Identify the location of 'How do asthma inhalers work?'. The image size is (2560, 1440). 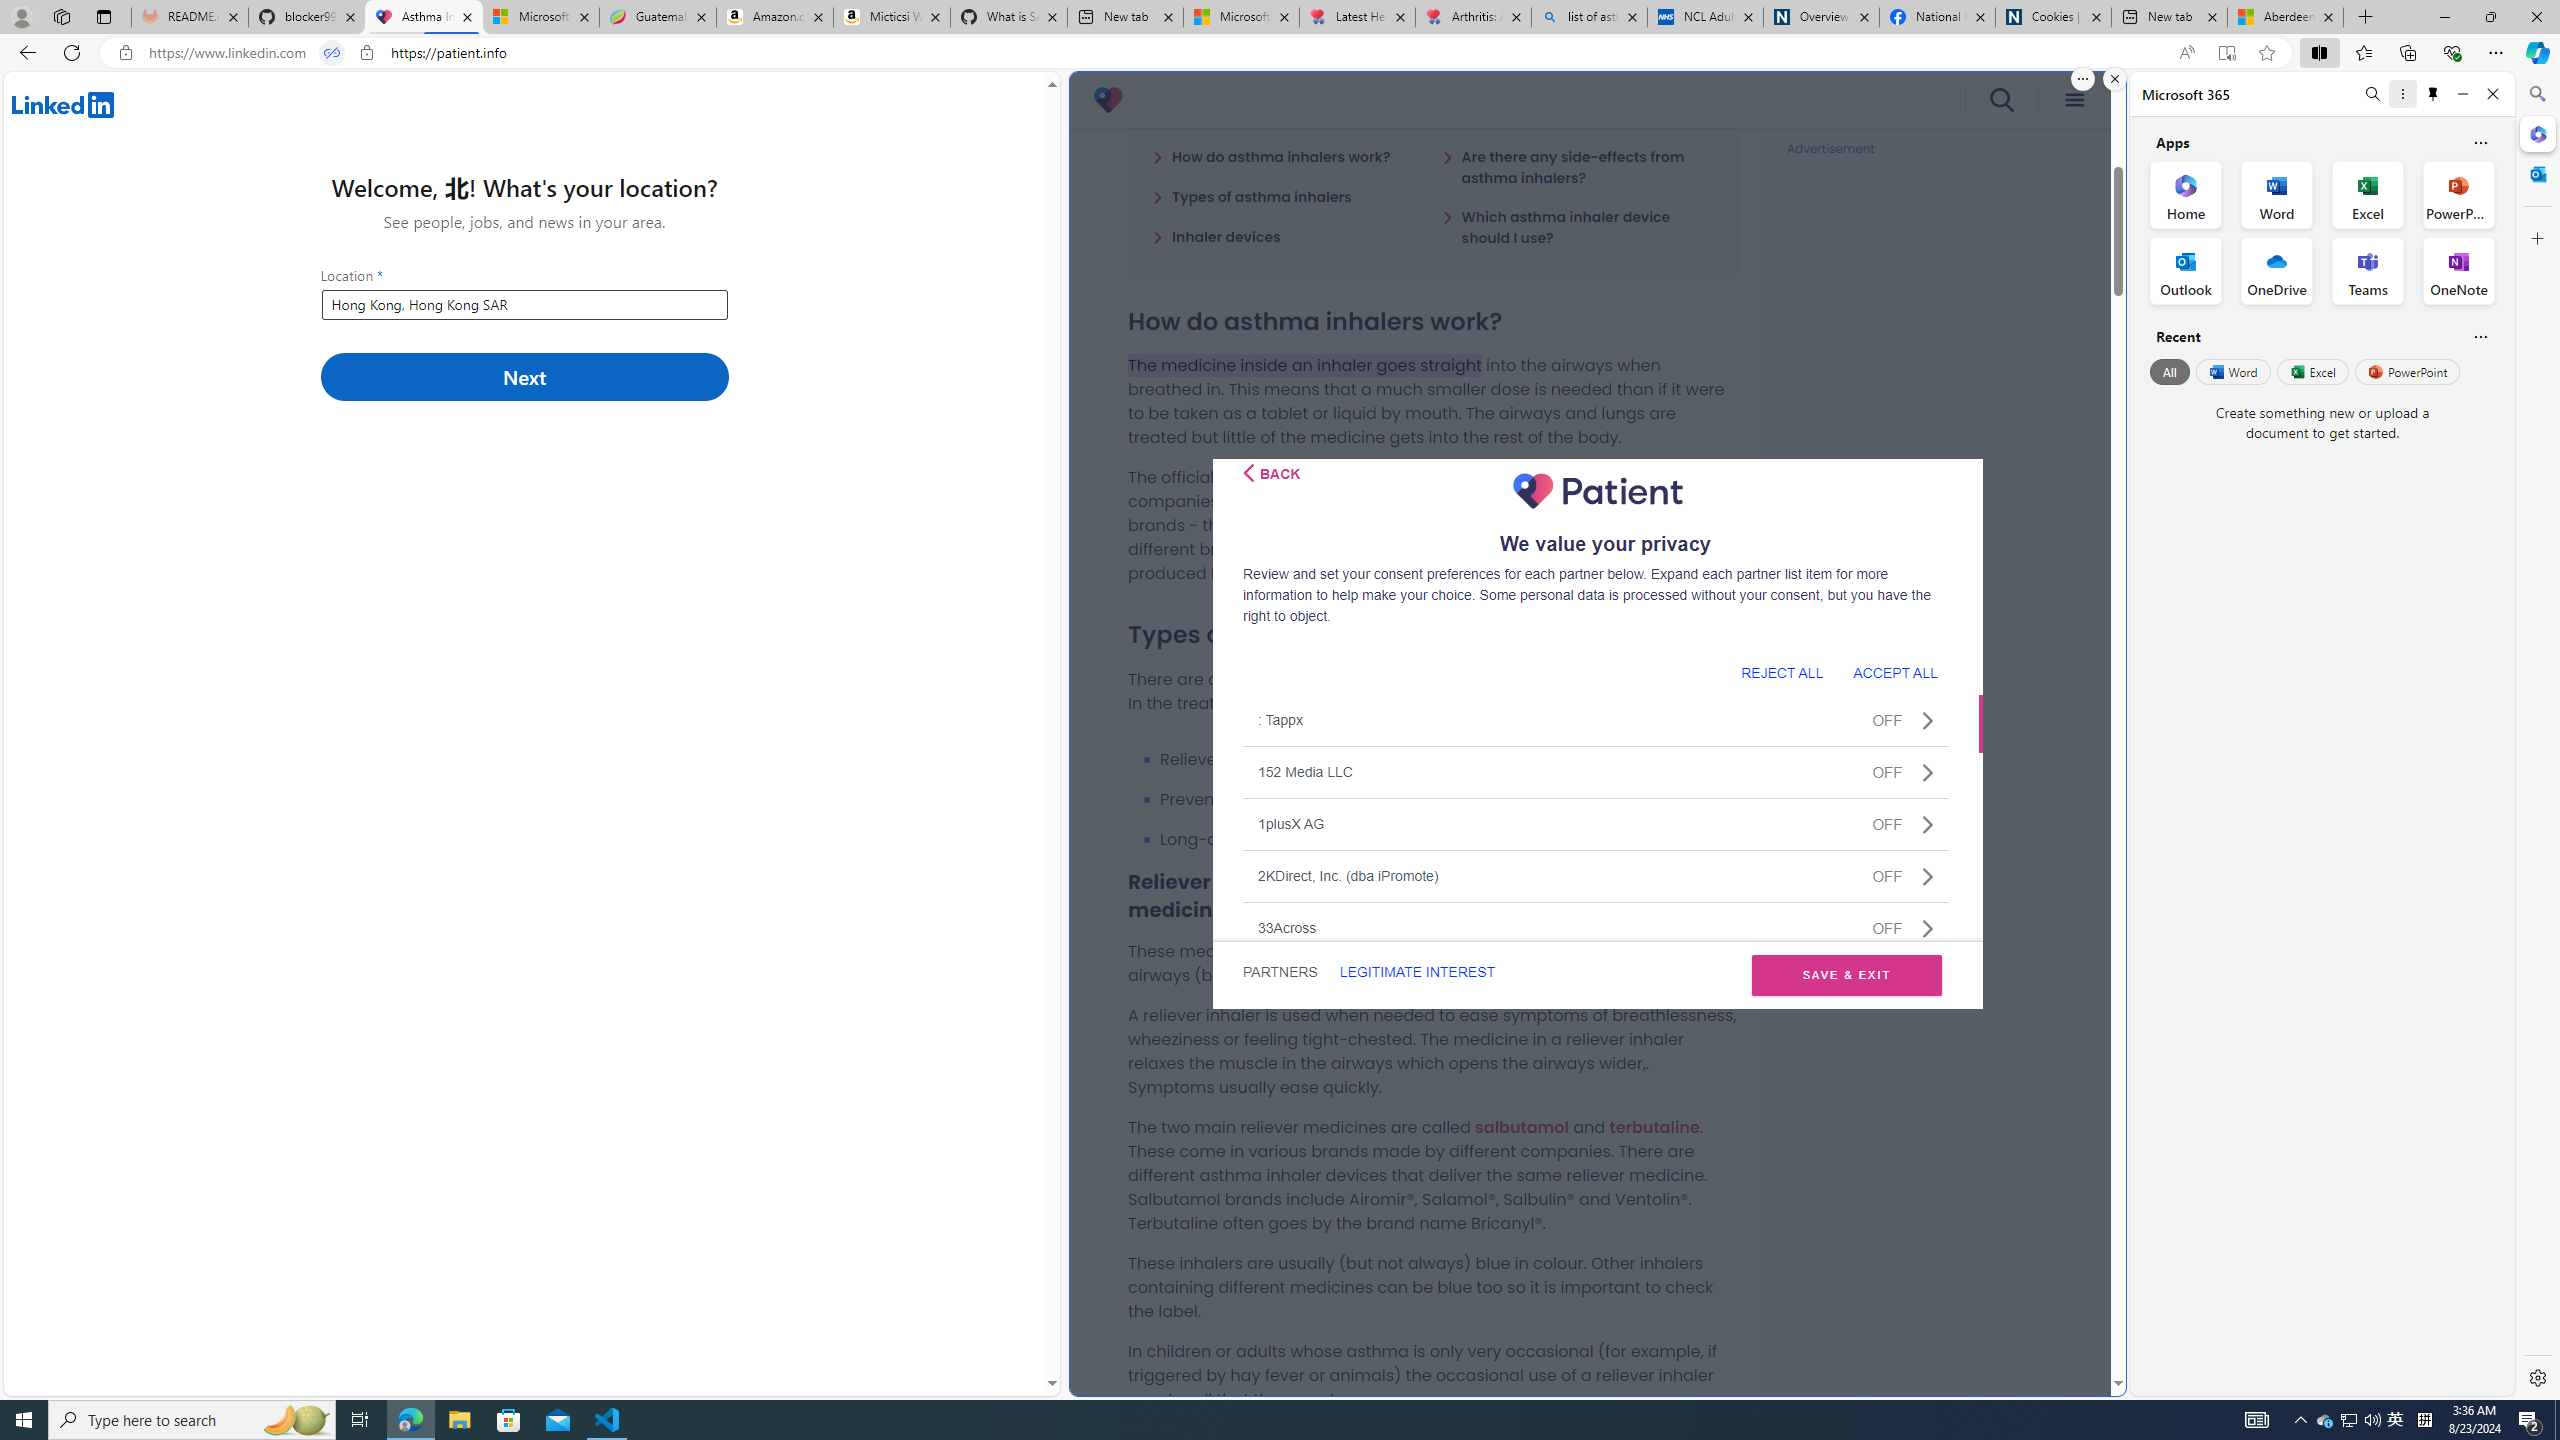
(1271, 156).